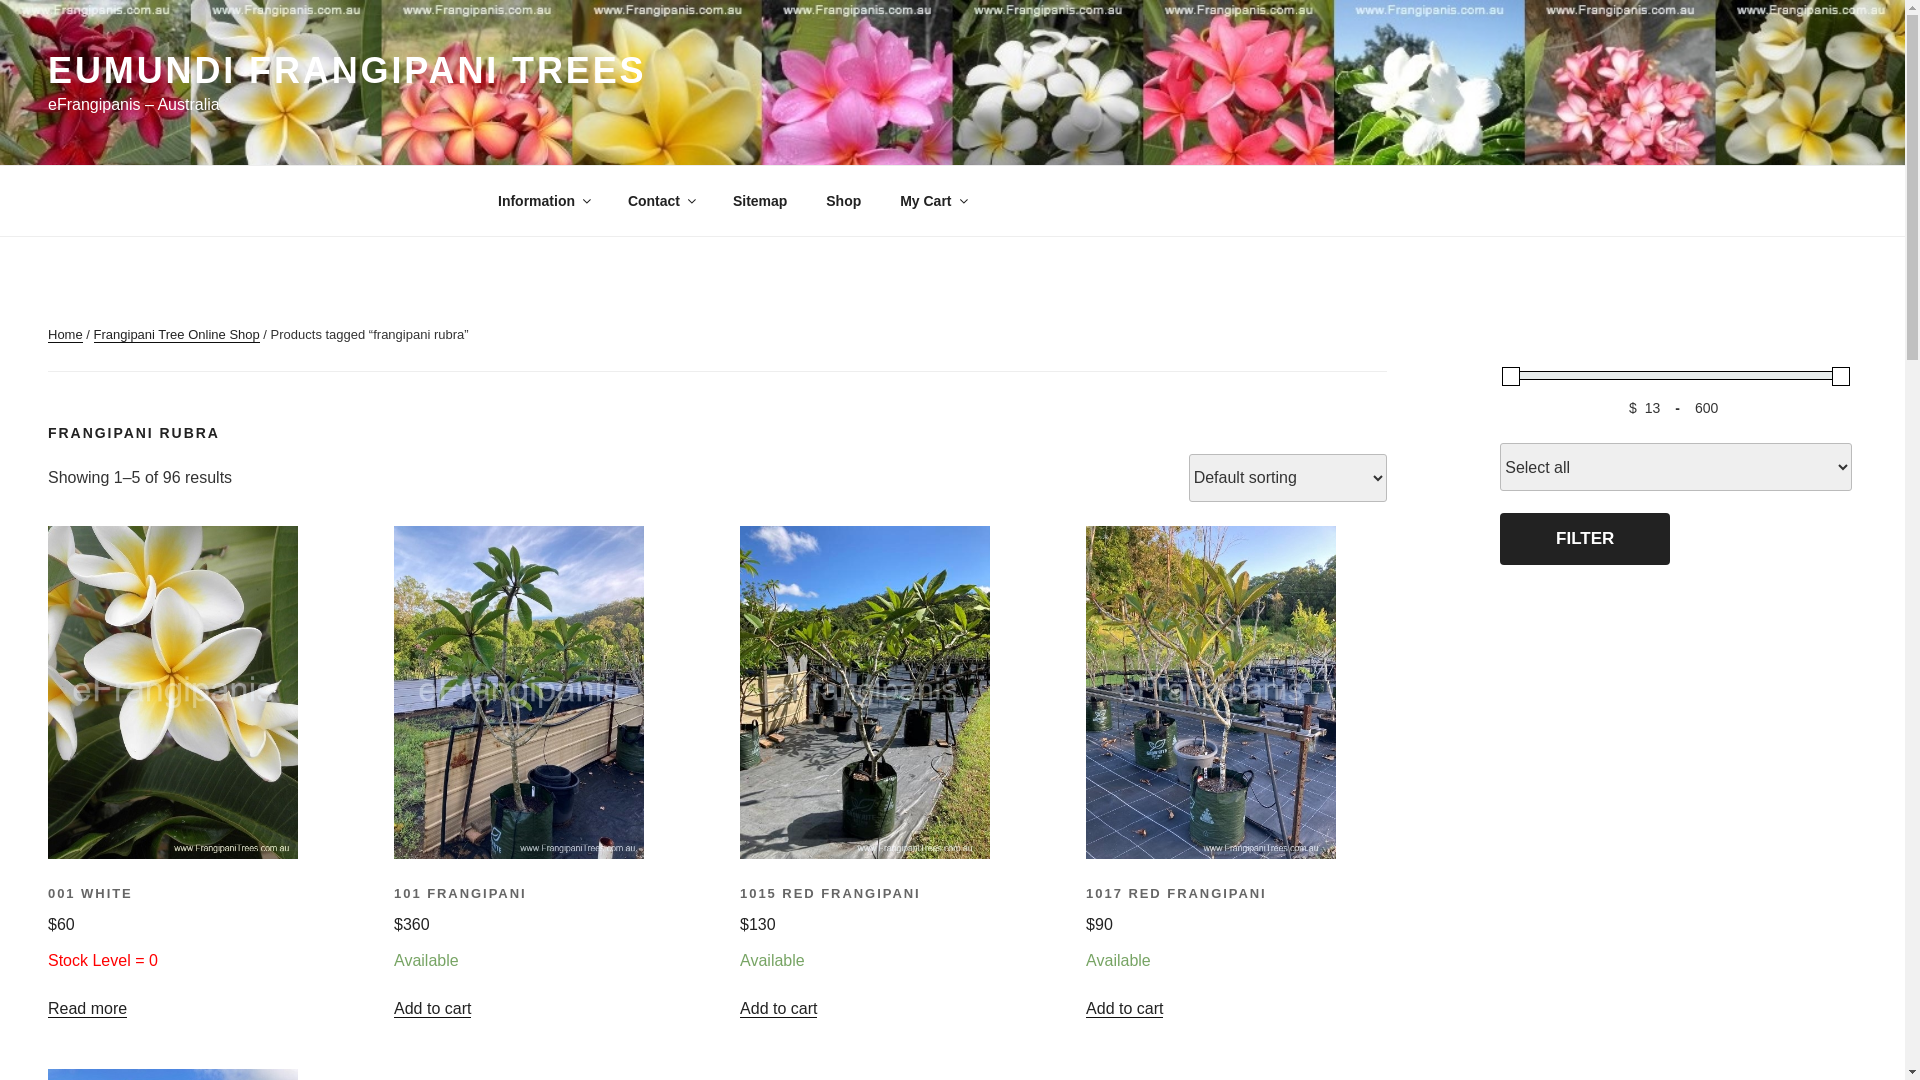 This screenshot has height=1080, width=1920. I want to click on 'Shop', so click(844, 200).